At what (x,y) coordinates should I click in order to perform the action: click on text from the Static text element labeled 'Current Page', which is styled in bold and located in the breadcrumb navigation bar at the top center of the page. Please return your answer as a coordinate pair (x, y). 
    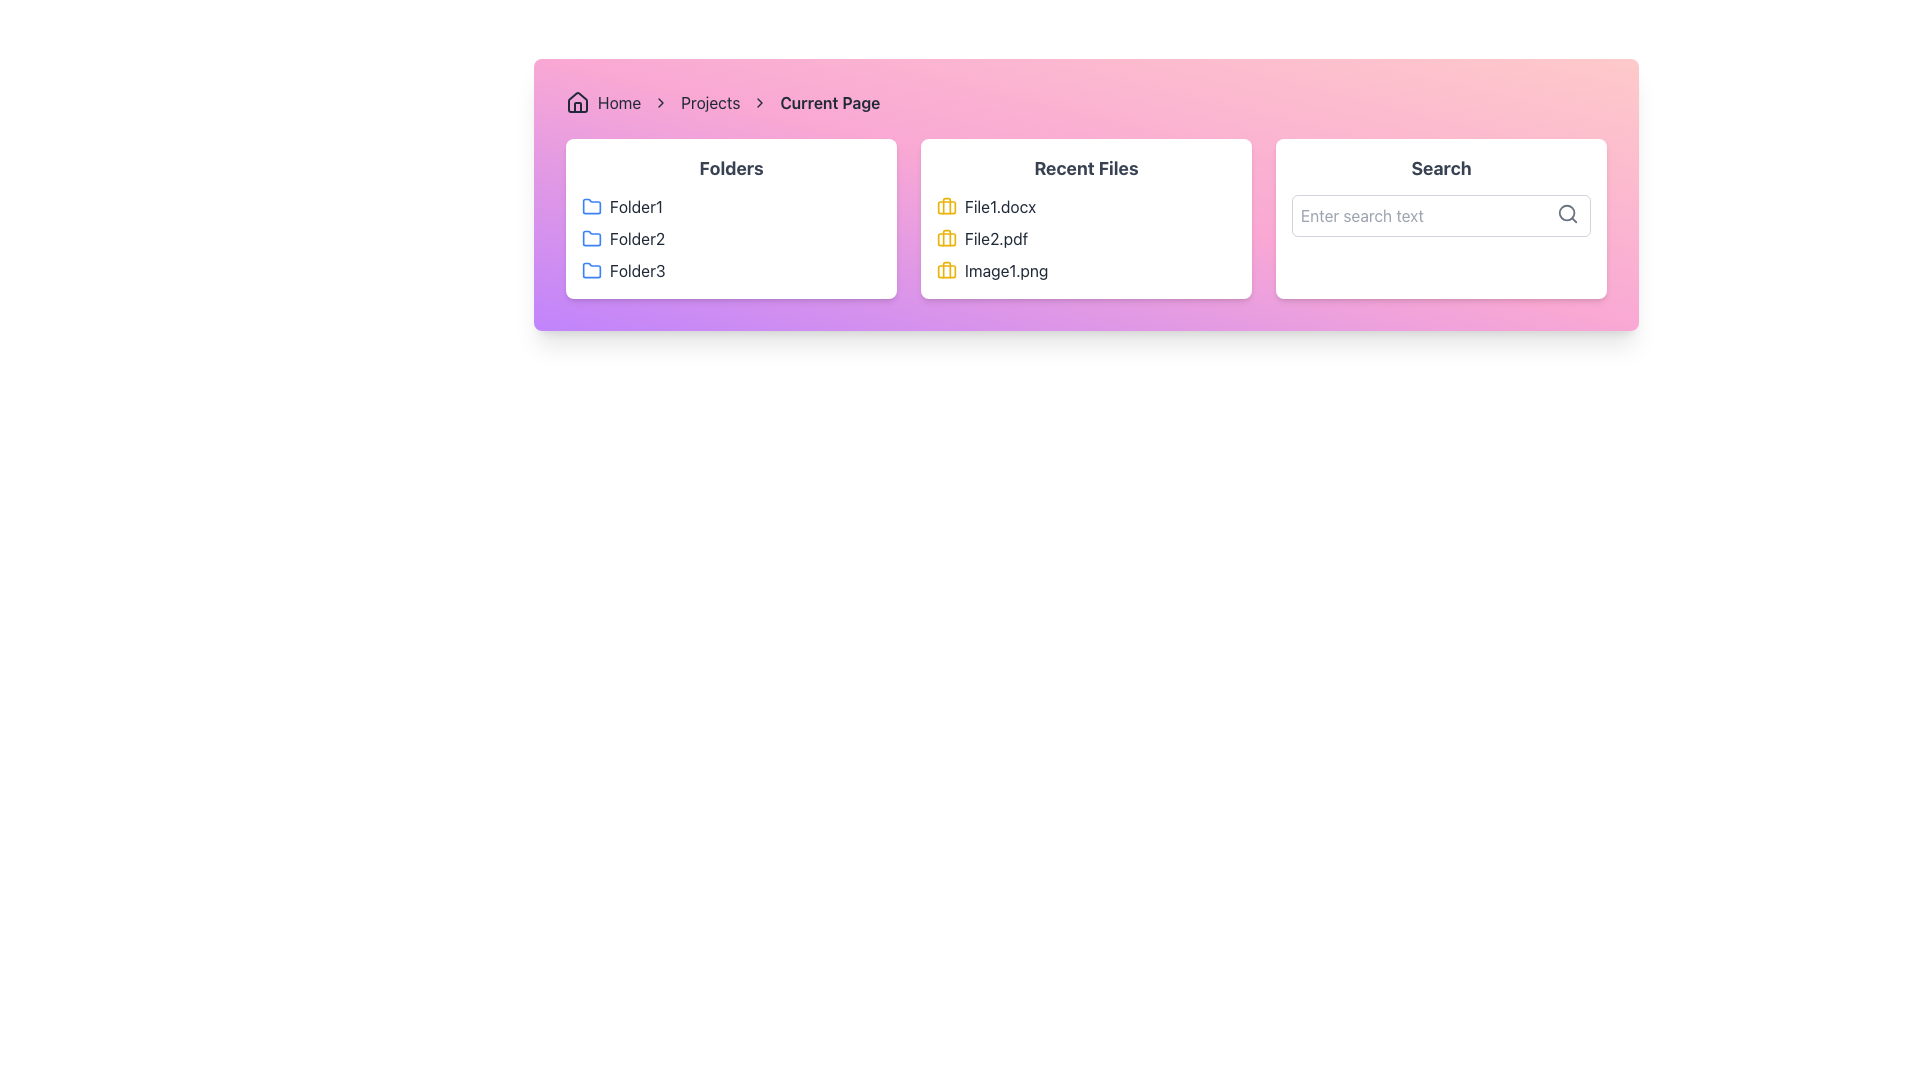
    Looking at the image, I should click on (830, 103).